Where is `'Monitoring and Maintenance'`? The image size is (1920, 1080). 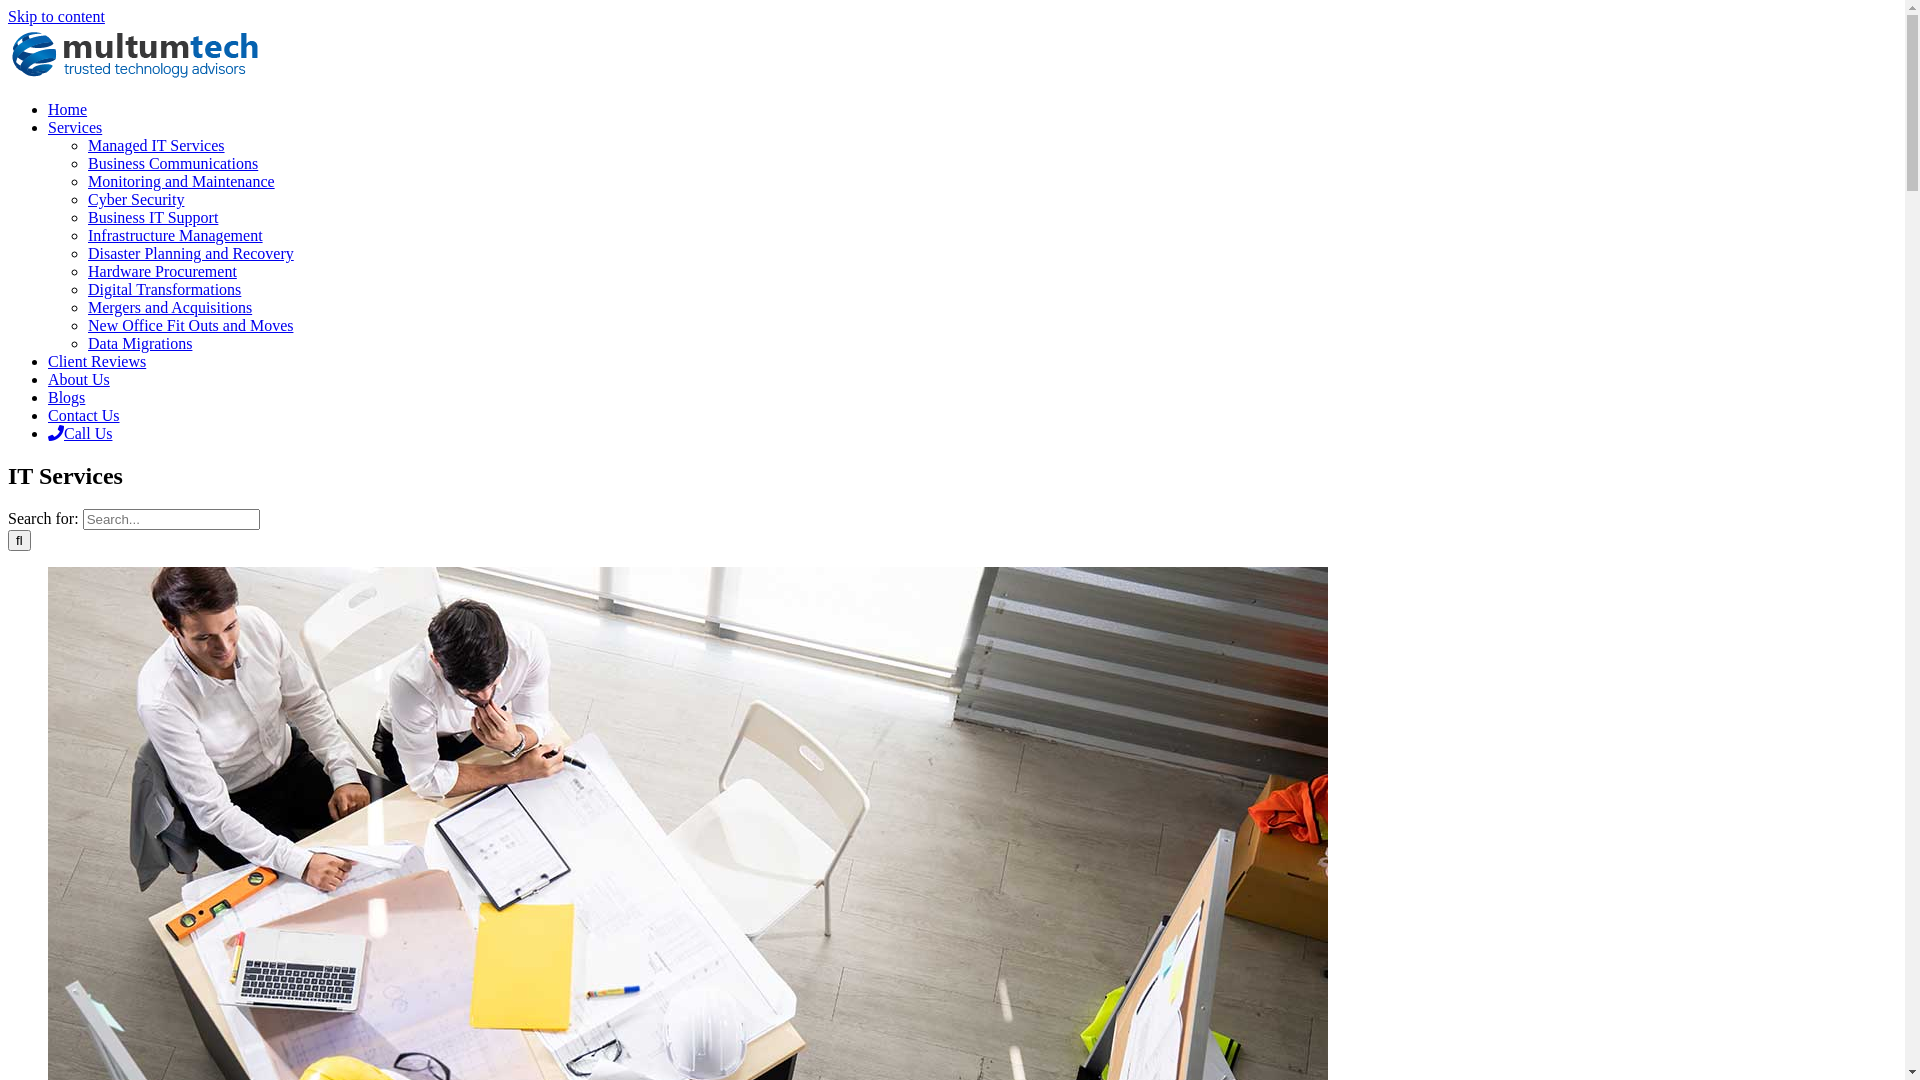 'Monitoring and Maintenance' is located at coordinates (181, 181).